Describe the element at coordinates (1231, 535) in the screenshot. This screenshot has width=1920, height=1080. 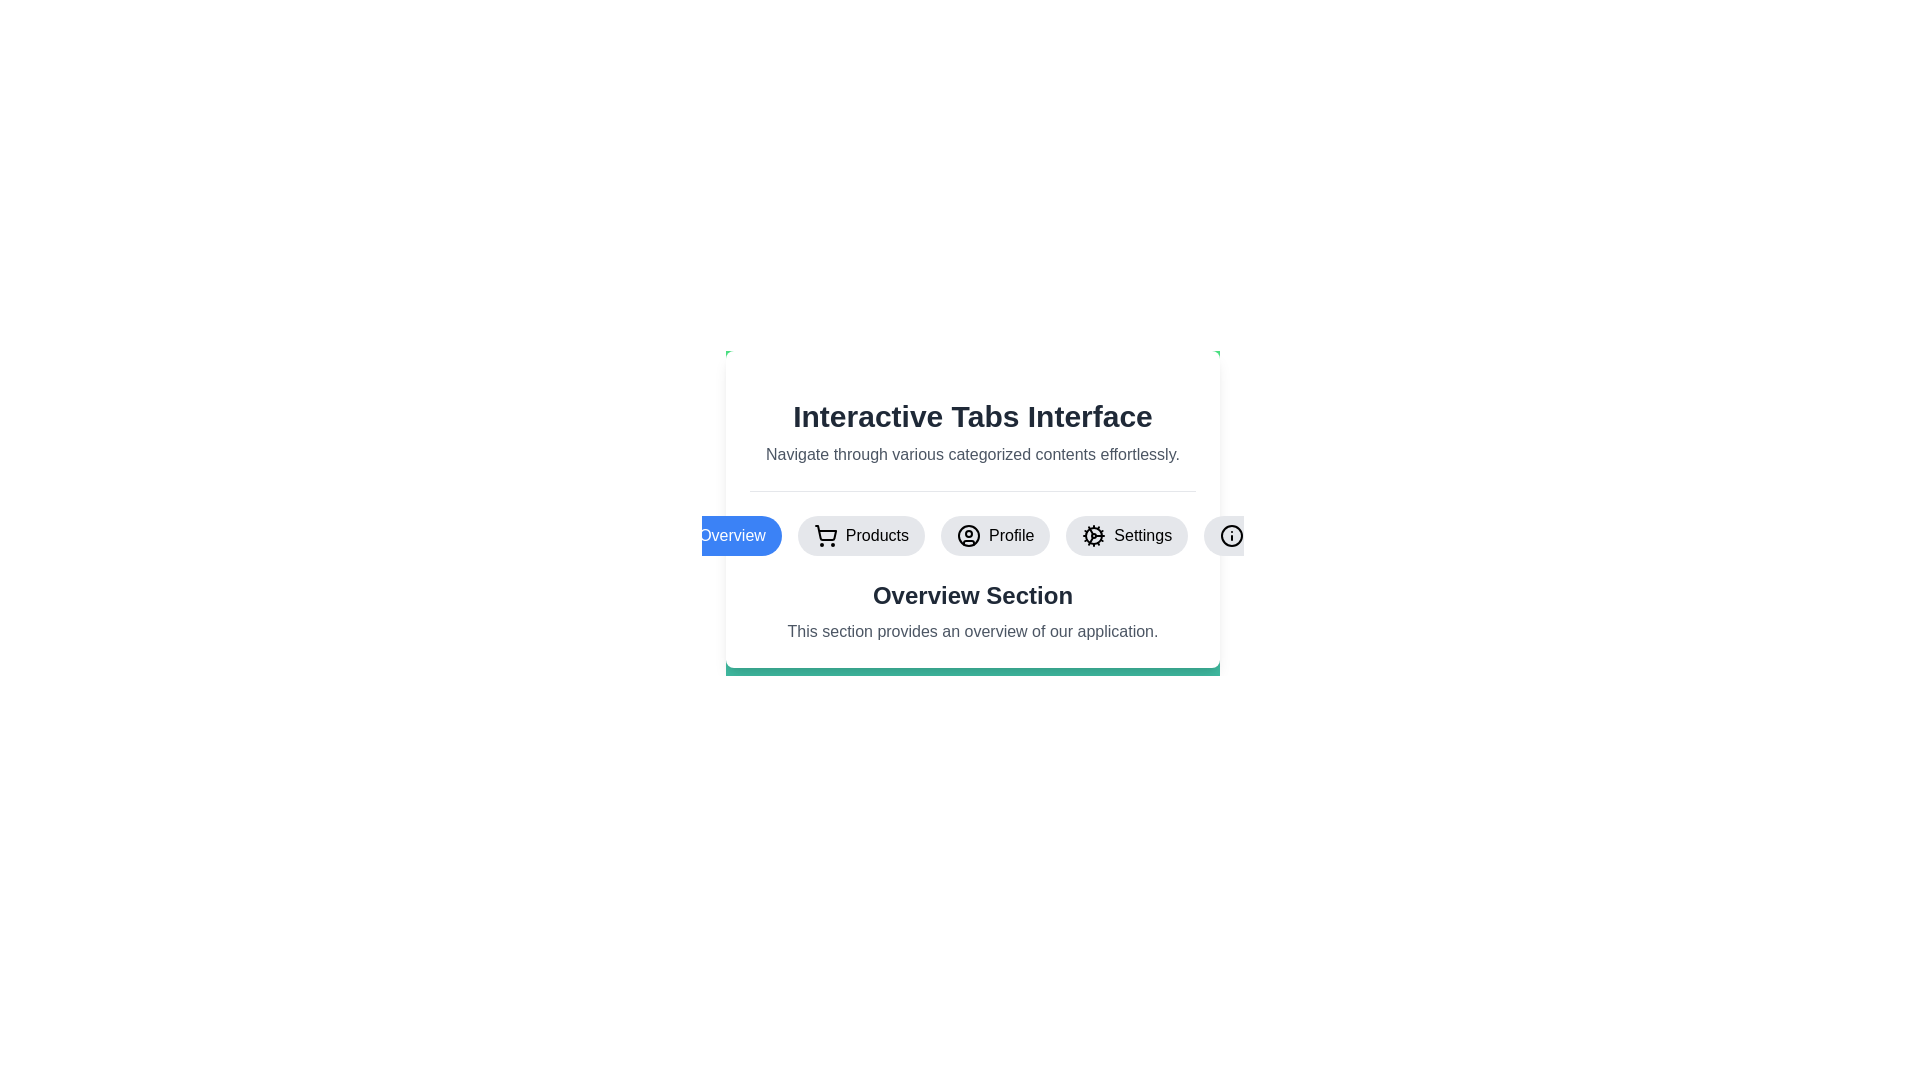
I see `the small circular icon resembling the letter 'i' enclosed in a circle, located in the 'Info' group` at that location.